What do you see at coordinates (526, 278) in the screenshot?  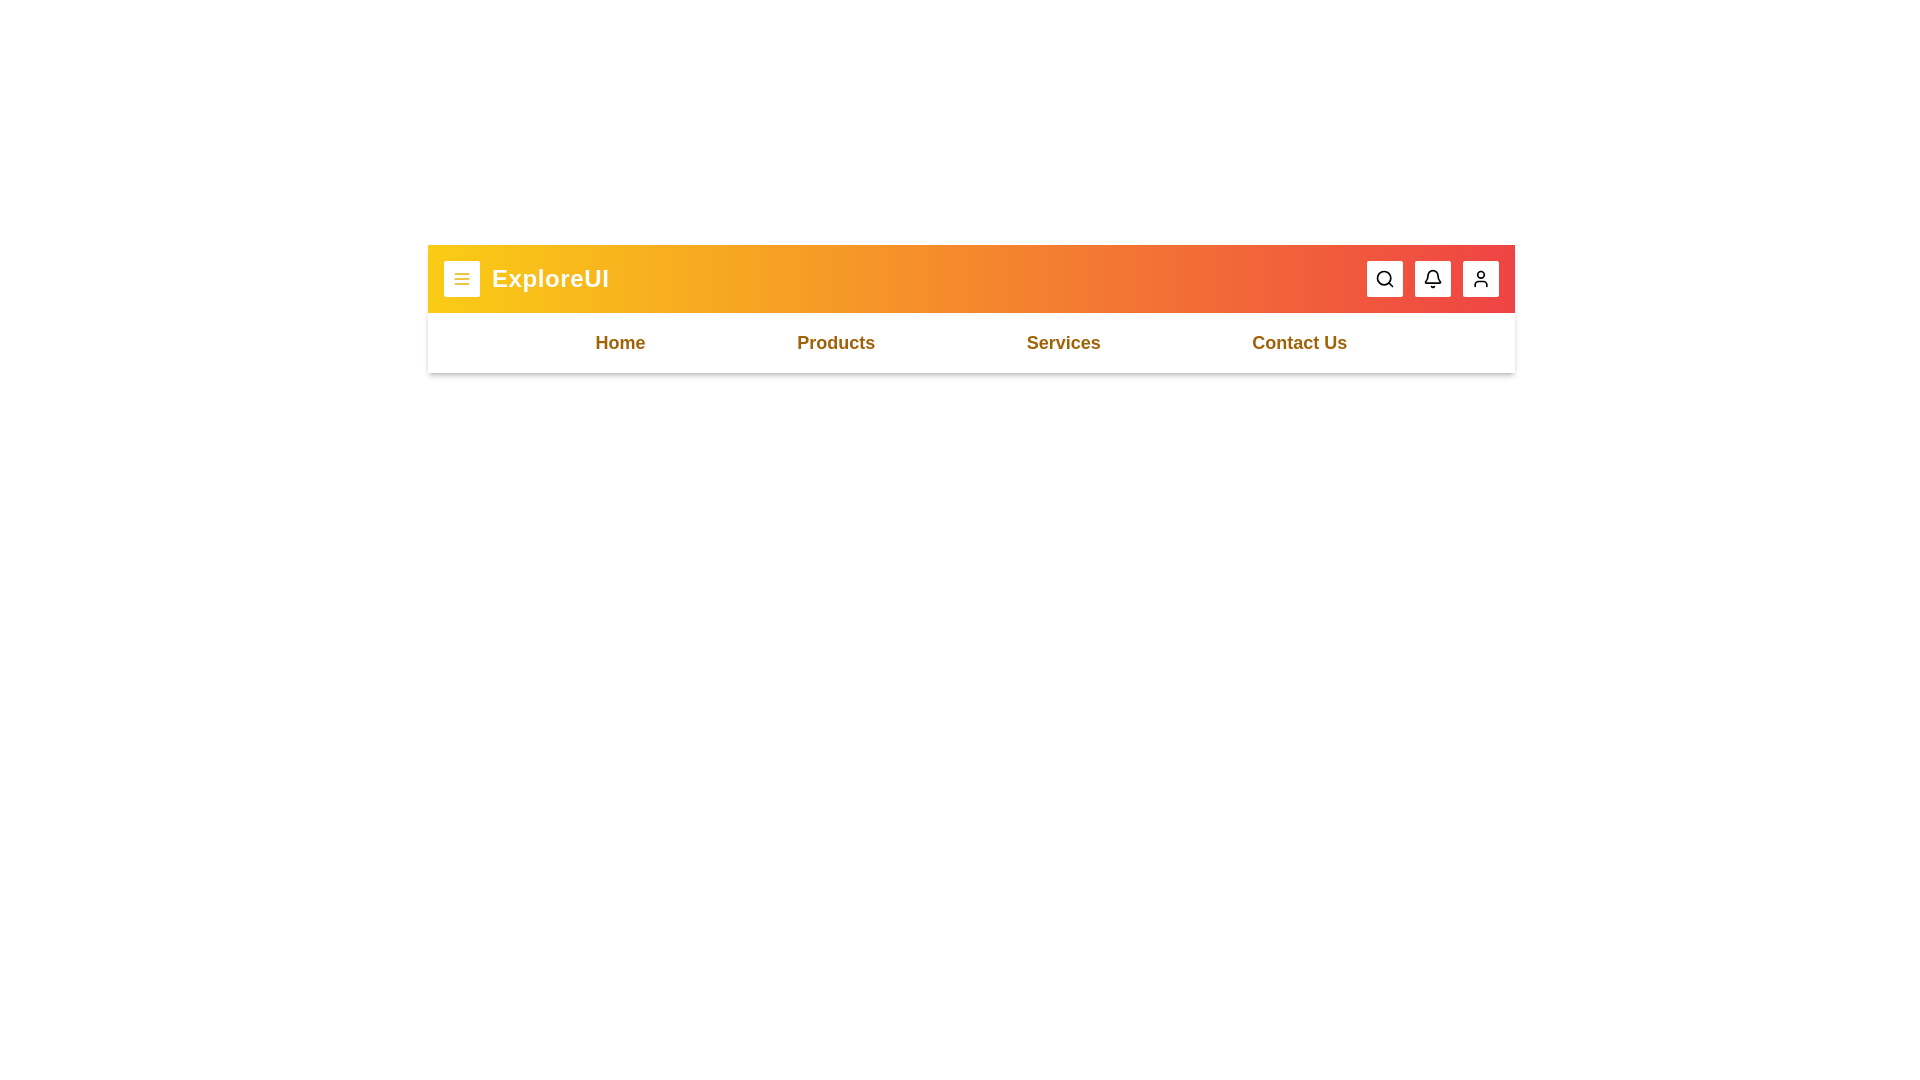 I see `the 'ExploreUI' text to select it` at bounding box center [526, 278].